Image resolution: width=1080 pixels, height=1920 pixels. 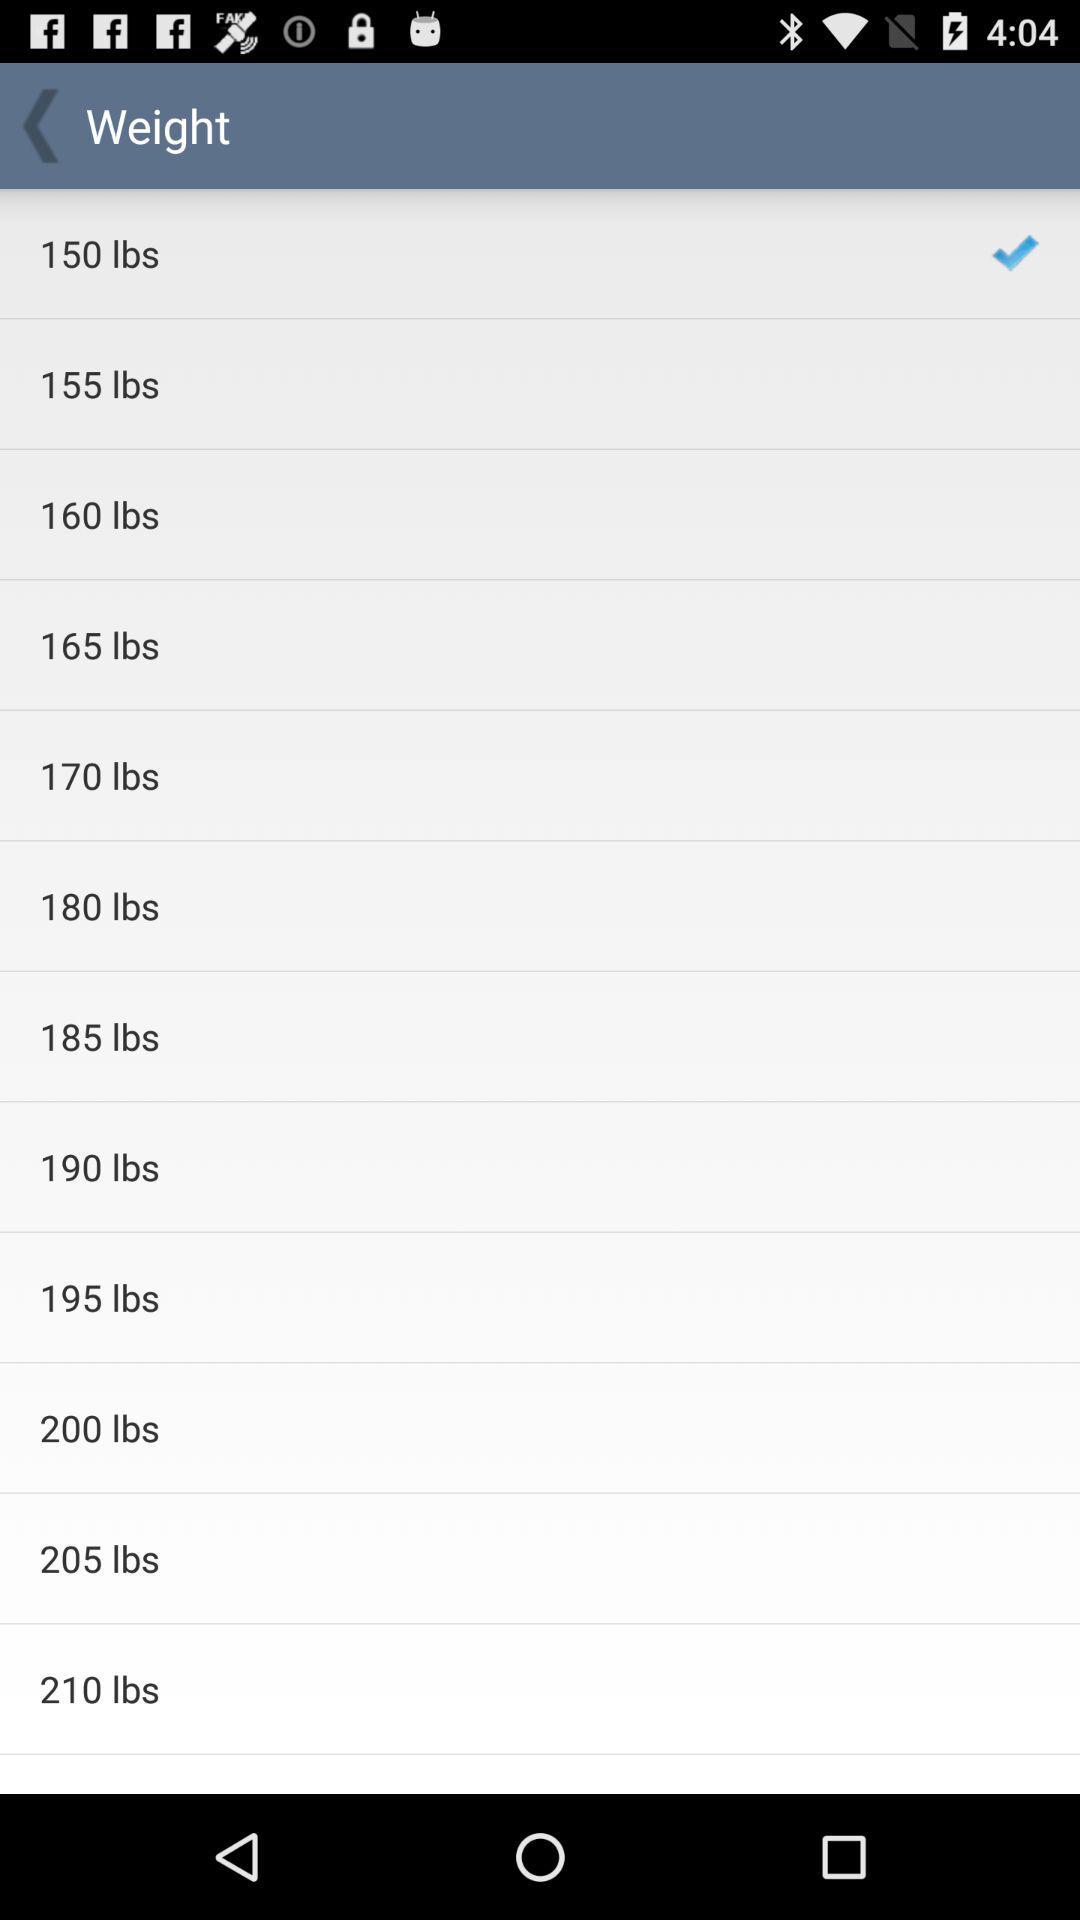 What do you see at coordinates (489, 774) in the screenshot?
I see `170 lbs icon` at bounding box center [489, 774].